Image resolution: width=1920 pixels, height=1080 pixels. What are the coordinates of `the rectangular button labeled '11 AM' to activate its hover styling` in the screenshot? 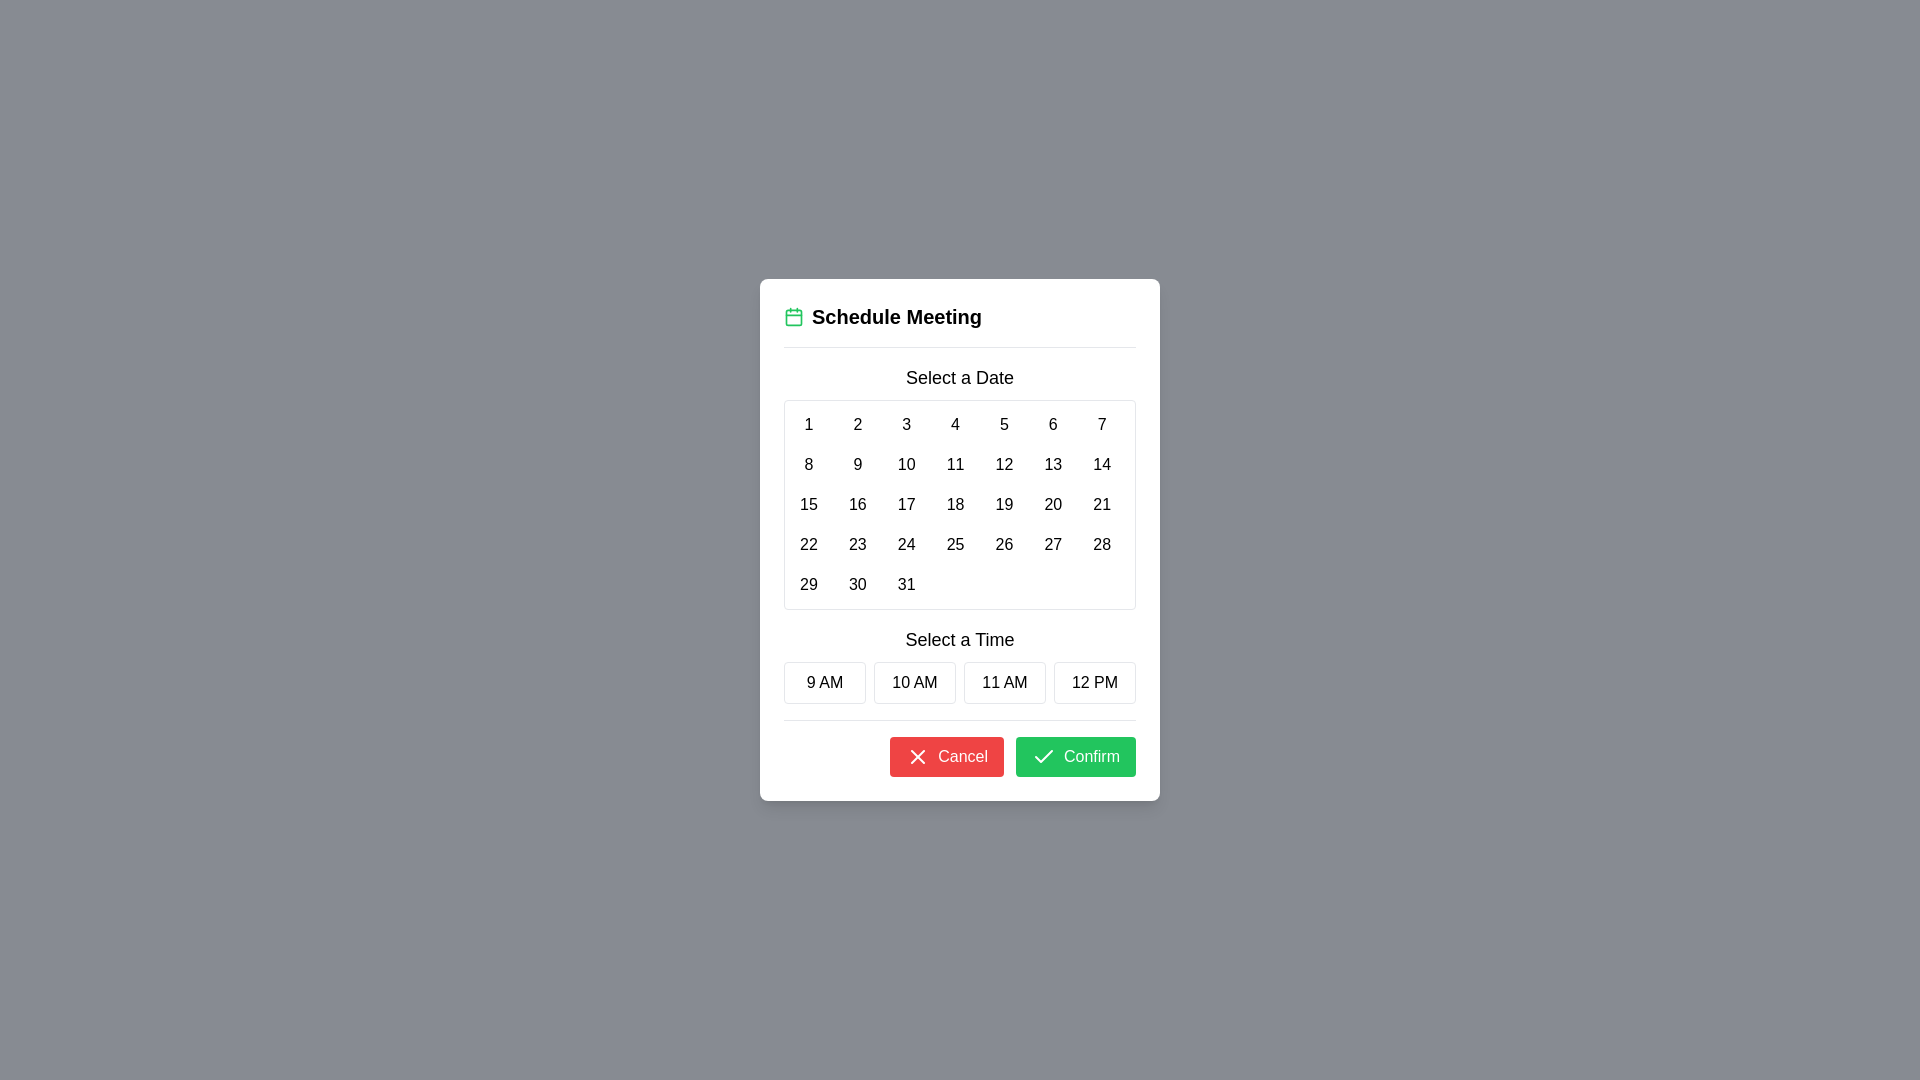 It's located at (1004, 681).